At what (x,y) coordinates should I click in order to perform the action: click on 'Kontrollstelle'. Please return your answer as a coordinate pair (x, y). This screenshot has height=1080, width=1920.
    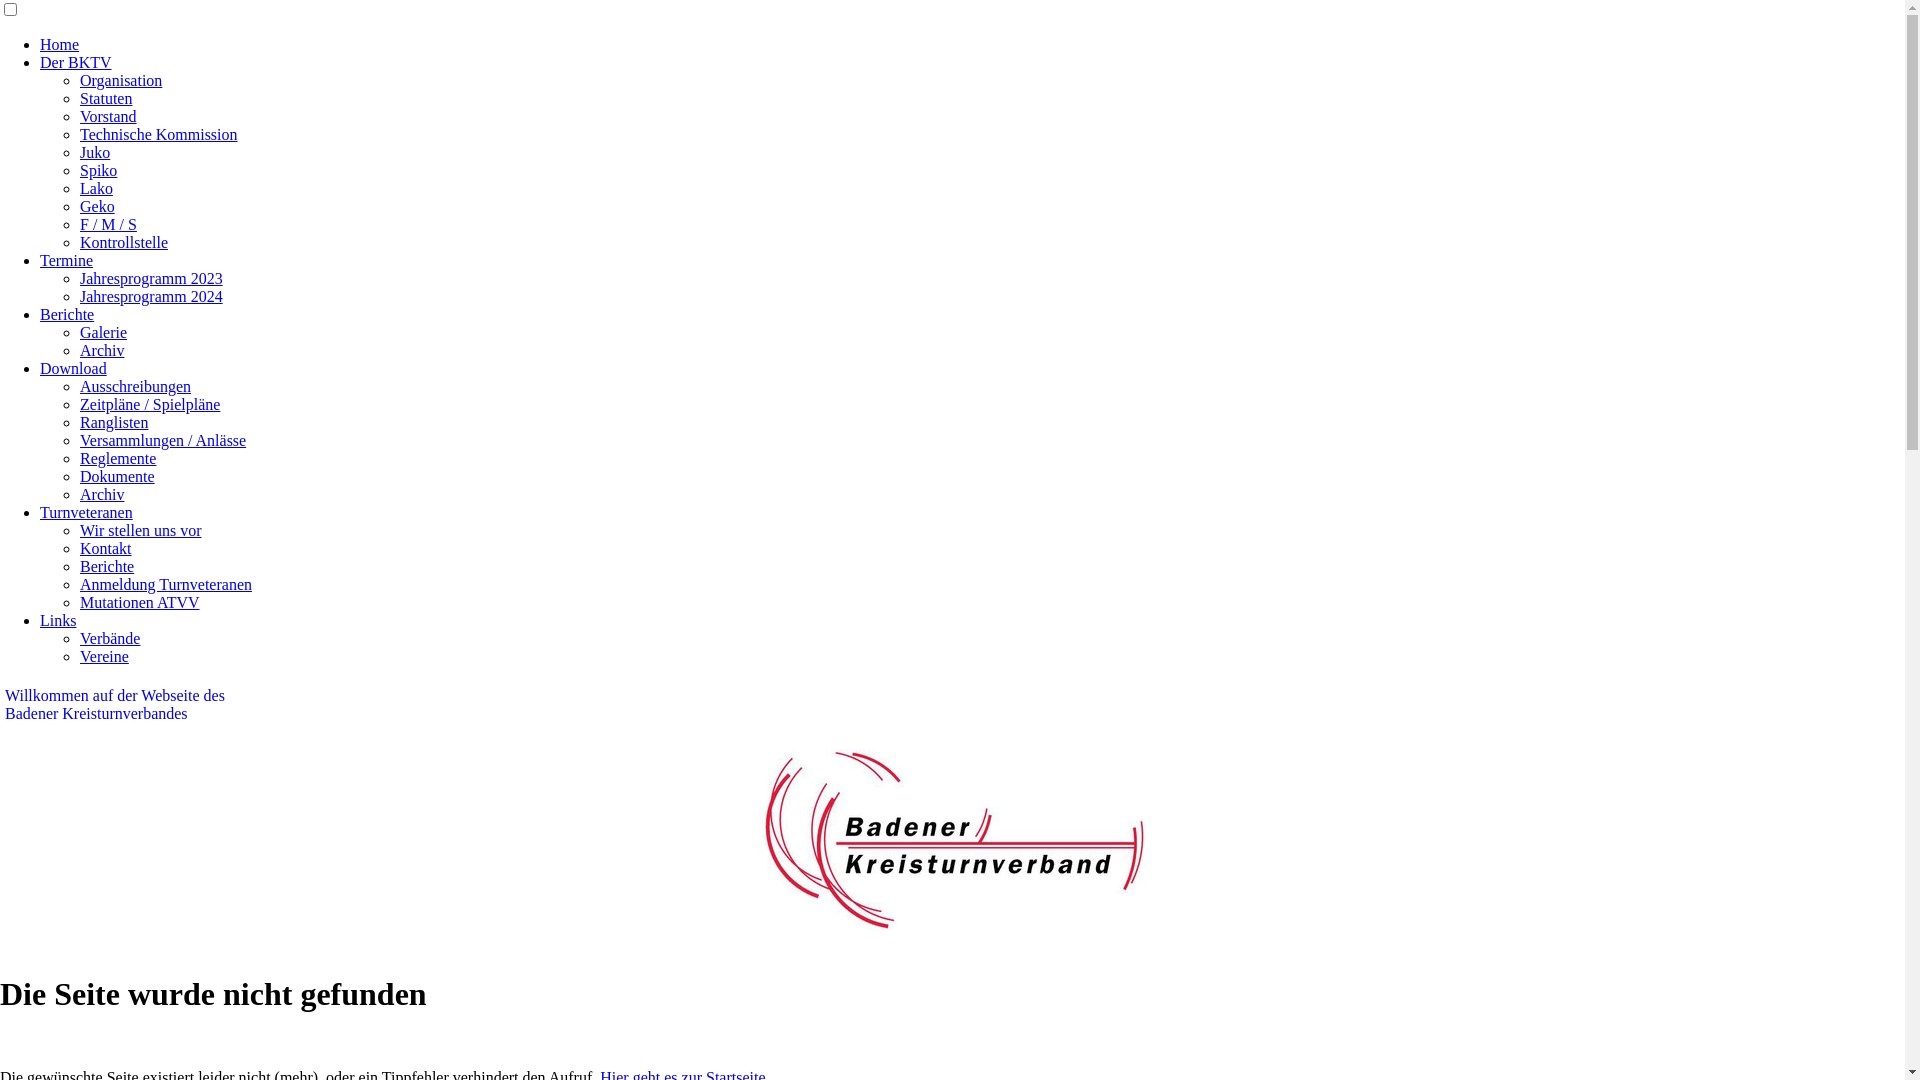
    Looking at the image, I should click on (123, 241).